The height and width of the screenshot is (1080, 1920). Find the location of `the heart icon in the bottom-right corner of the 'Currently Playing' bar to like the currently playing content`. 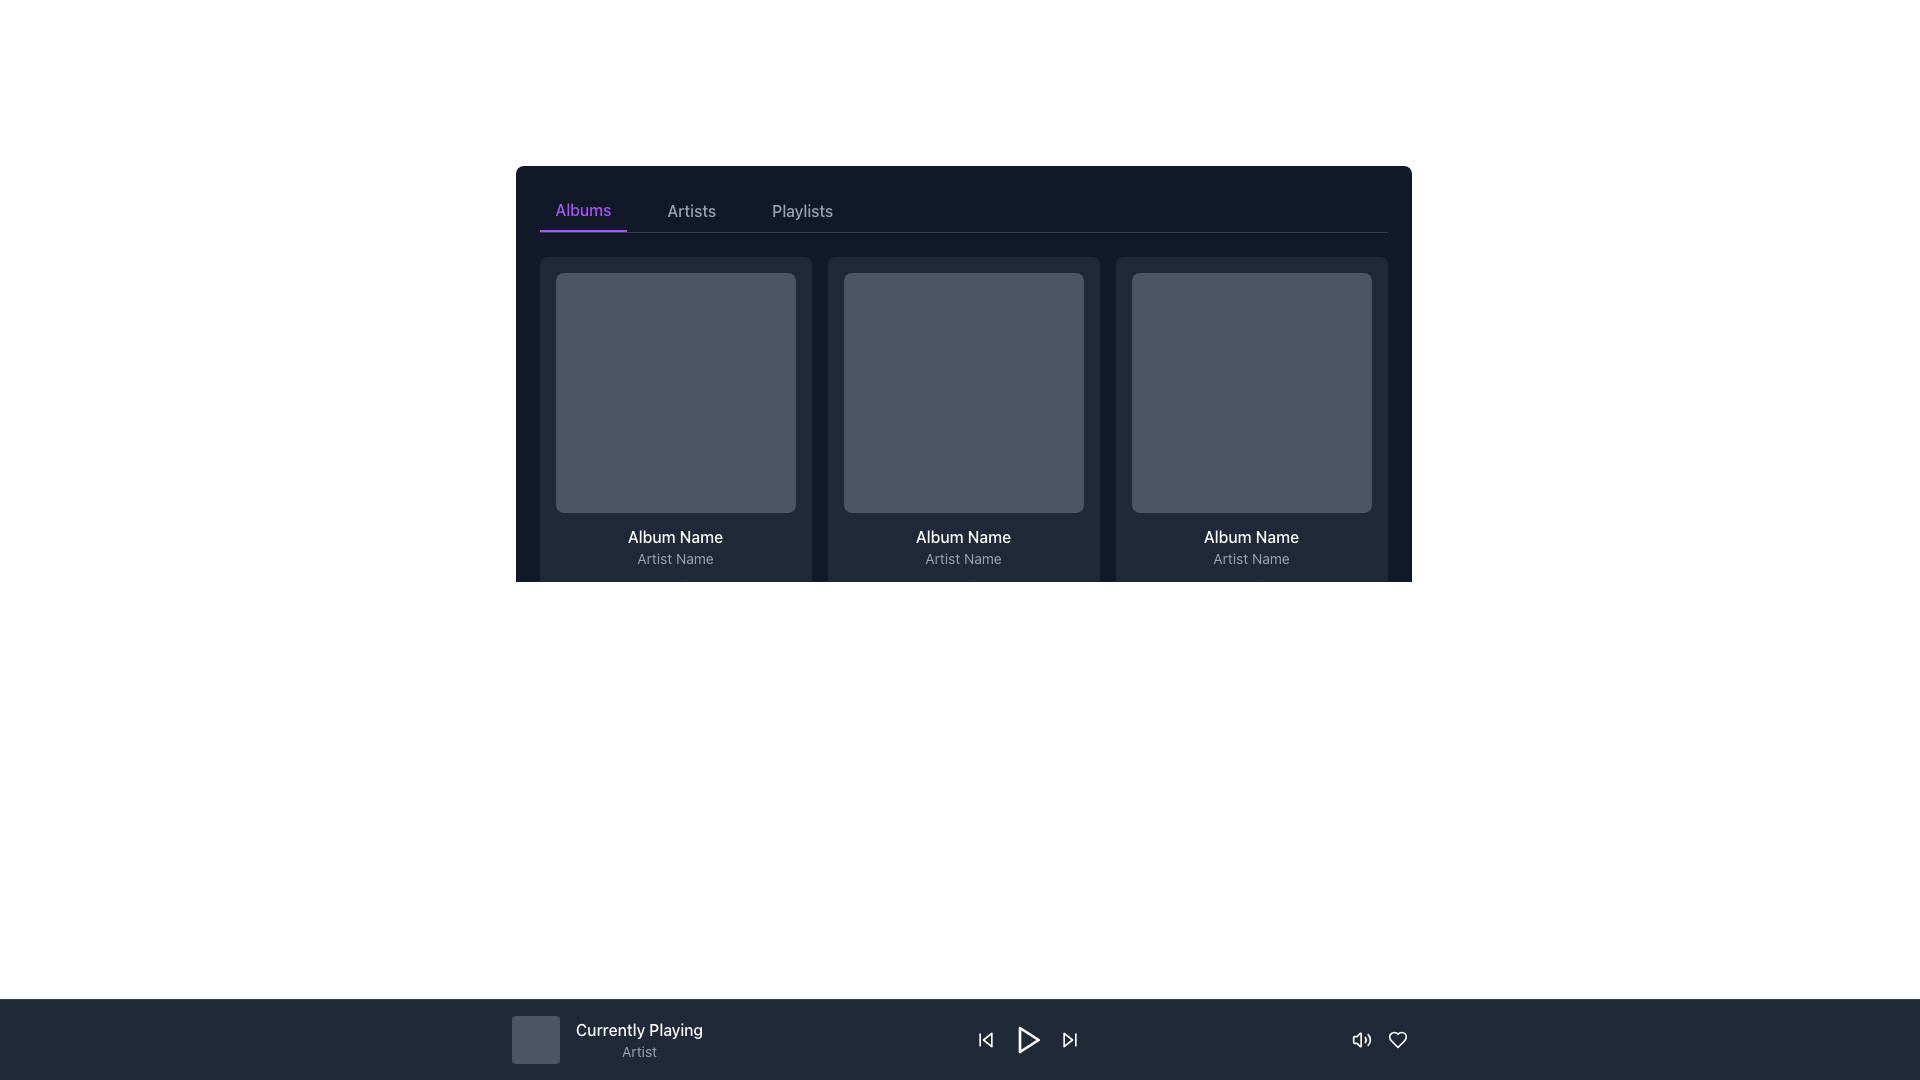

the heart icon in the bottom-right corner of the 'Currently Playing' bar to like the currently playing content is located at coordinates (1378, 1039).